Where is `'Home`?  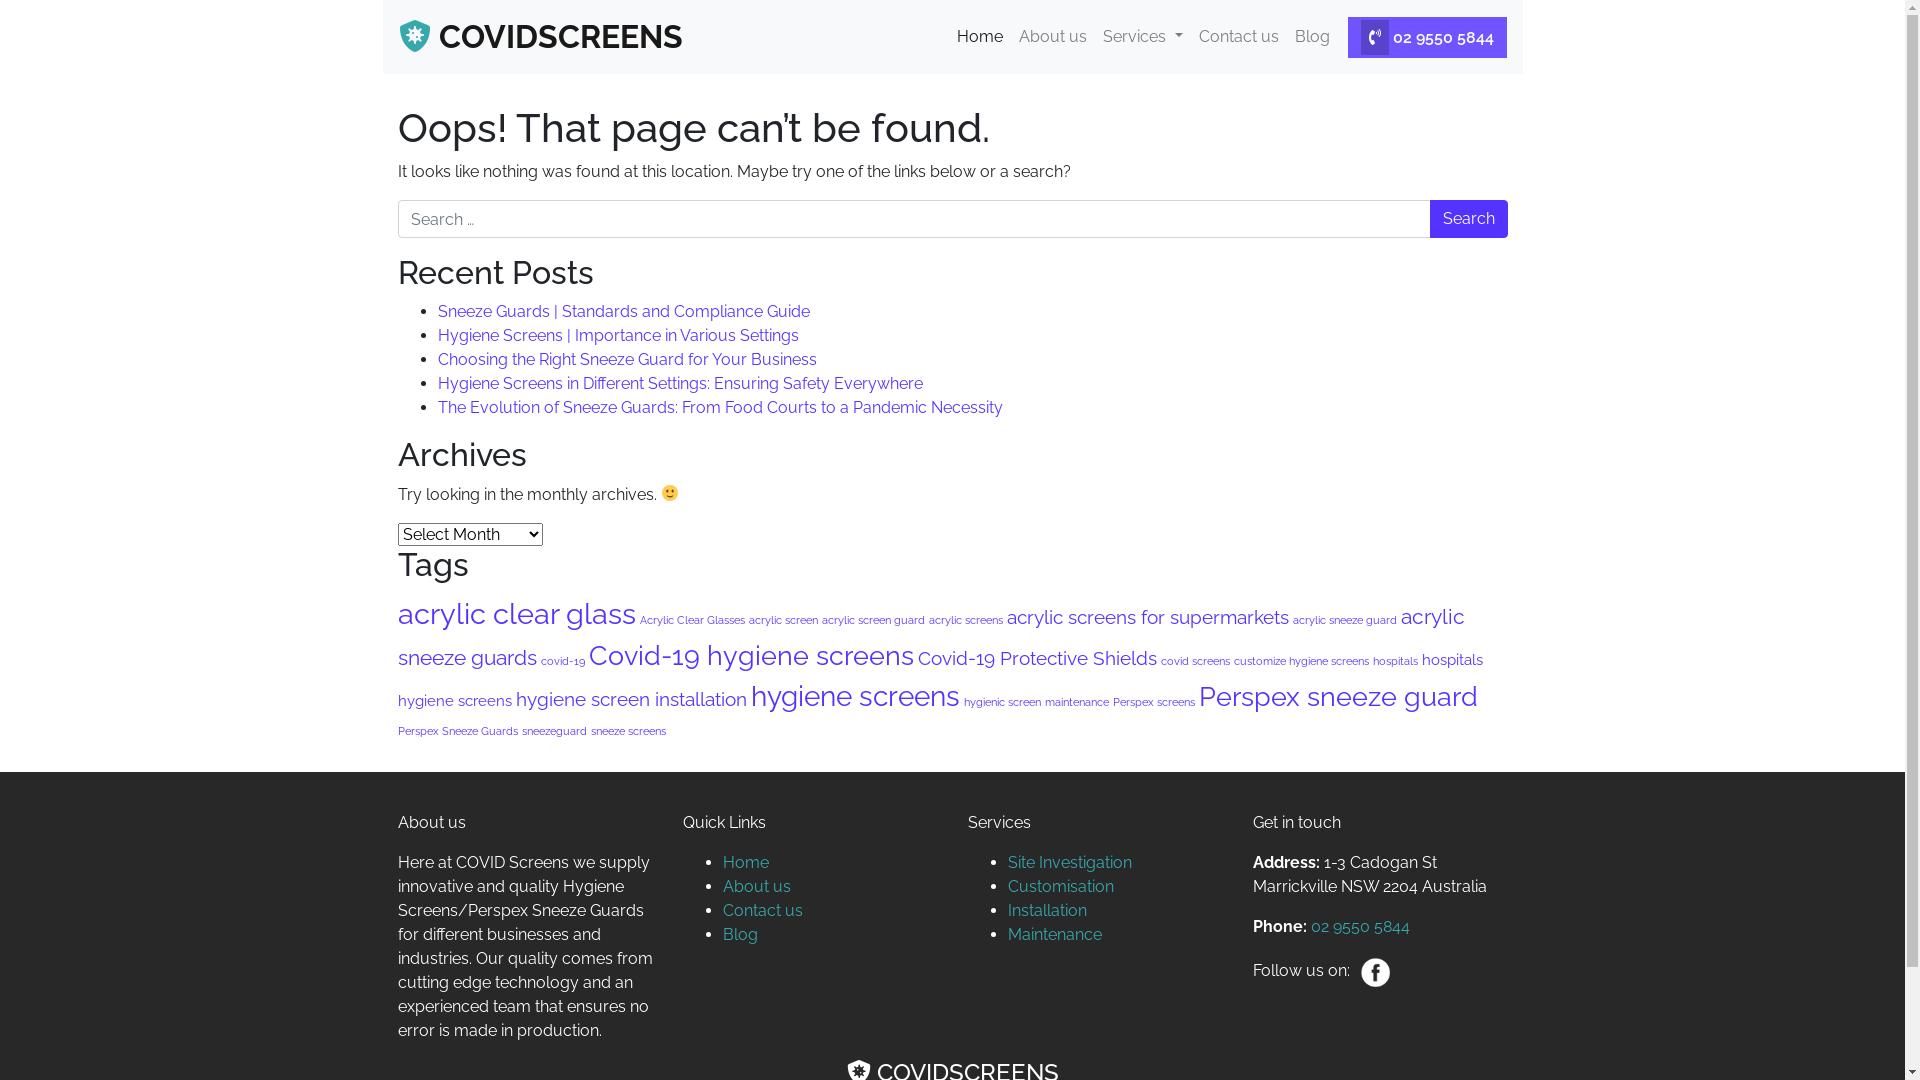
'Home is located at coordinates (979, 35).